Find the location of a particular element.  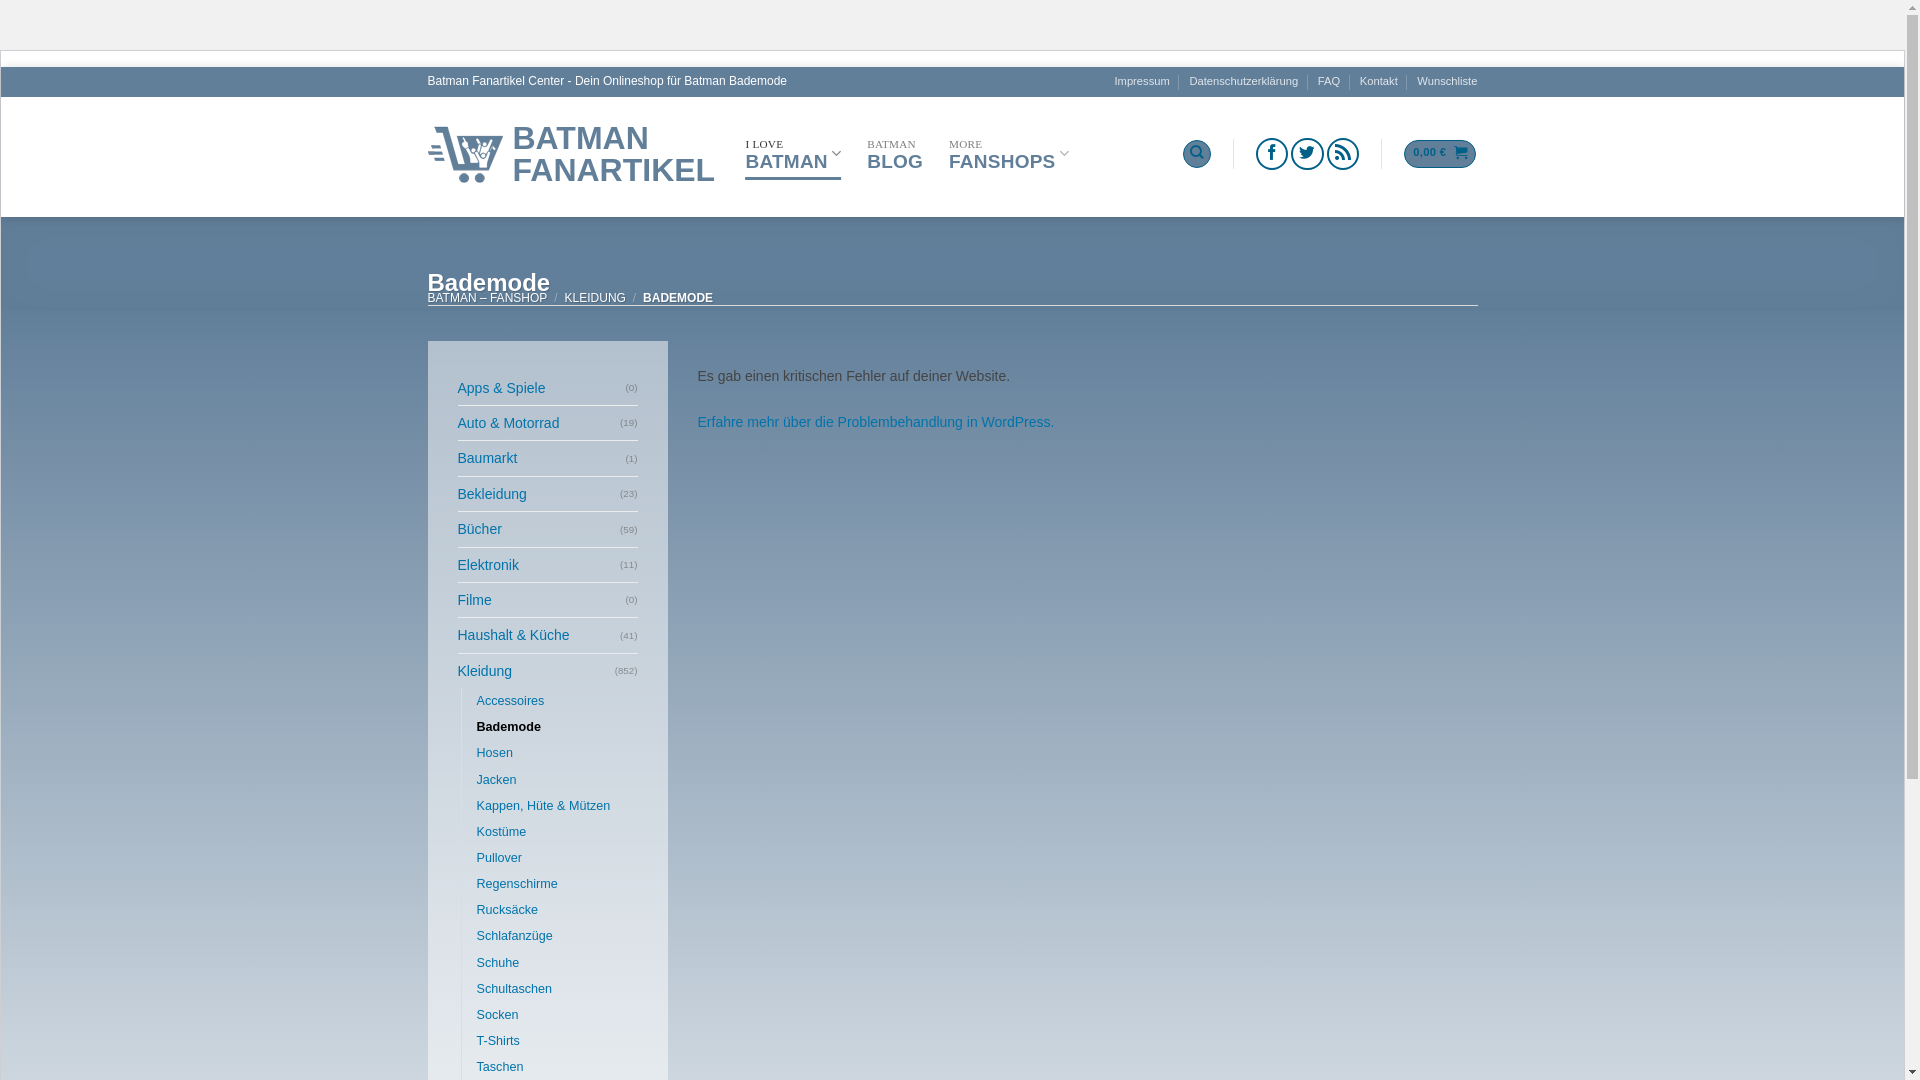

'Socken' is located at coordinates (474, 1014).